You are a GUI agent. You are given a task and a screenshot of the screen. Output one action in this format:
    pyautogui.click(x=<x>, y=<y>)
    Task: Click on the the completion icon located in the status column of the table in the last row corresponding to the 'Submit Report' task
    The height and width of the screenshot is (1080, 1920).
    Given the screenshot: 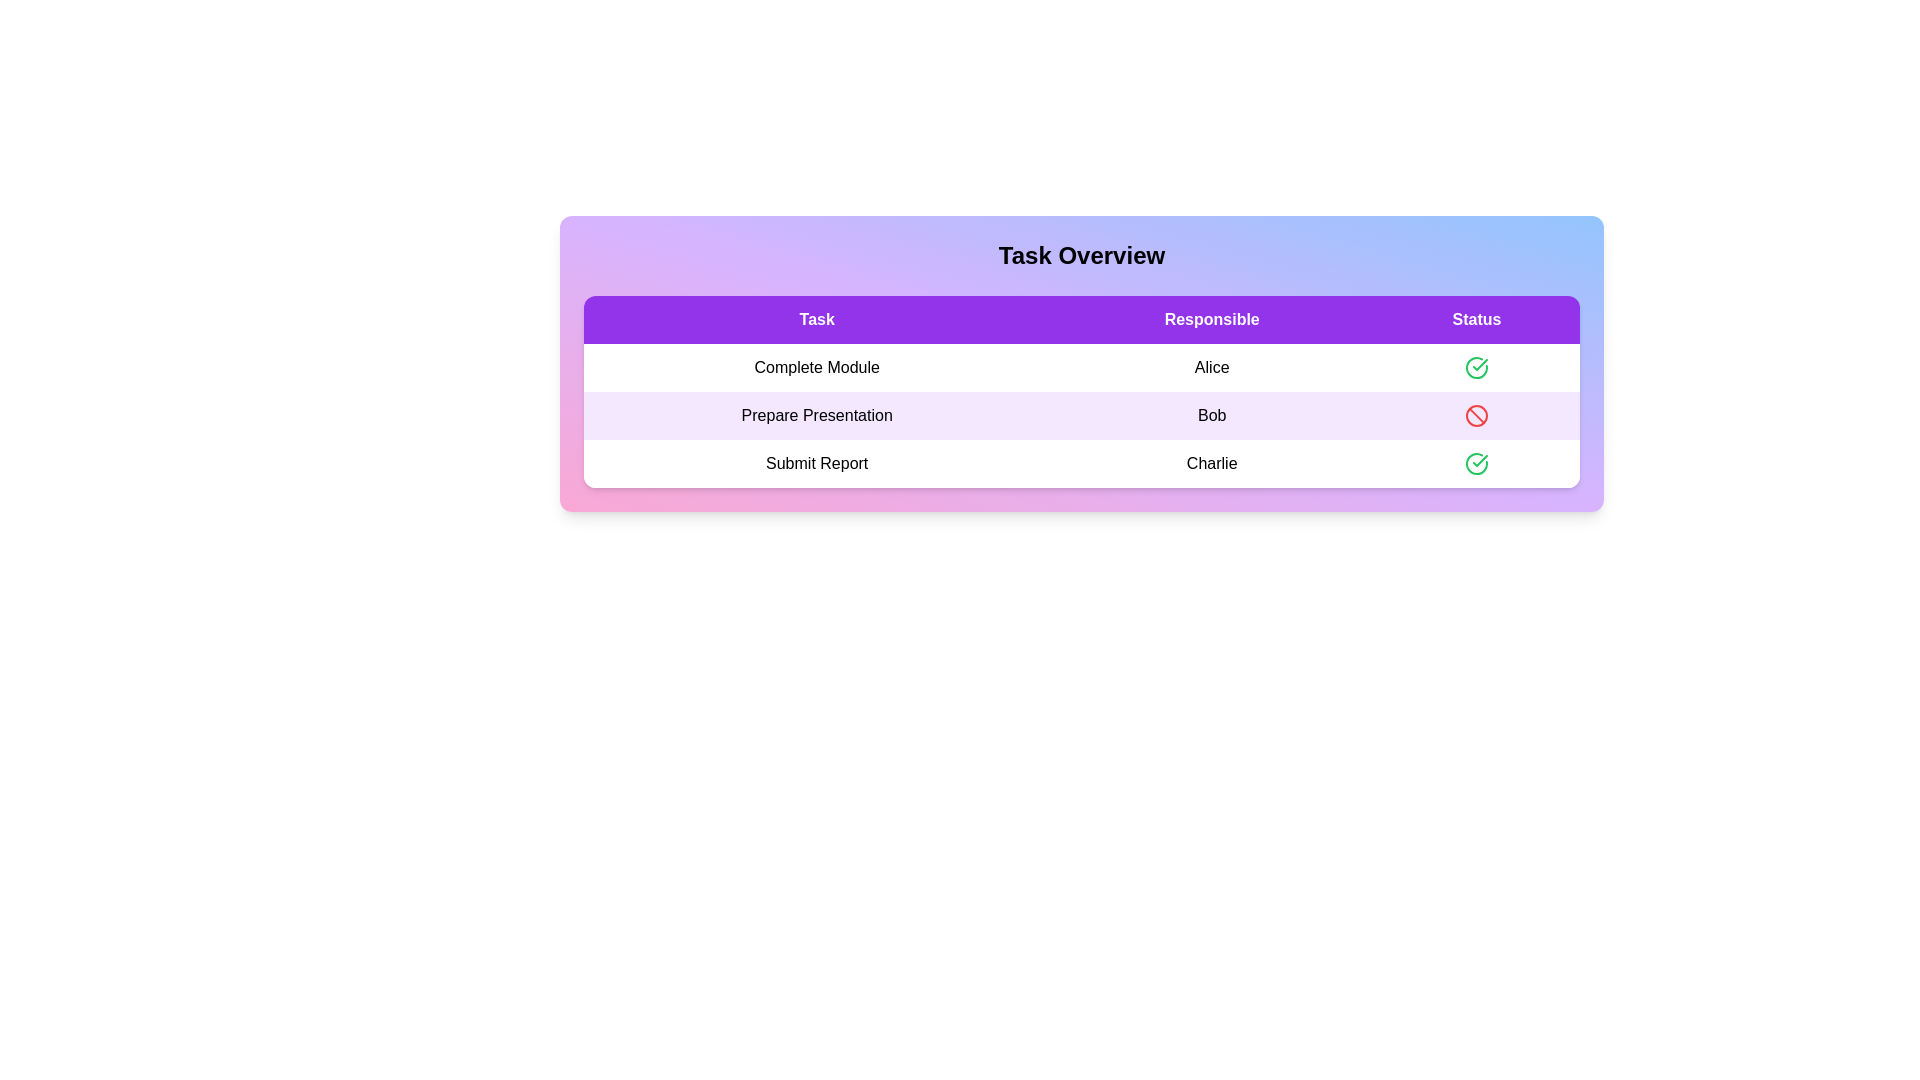 What is the action you would take?
    pyautogui.click(x=1477, y=367)
    